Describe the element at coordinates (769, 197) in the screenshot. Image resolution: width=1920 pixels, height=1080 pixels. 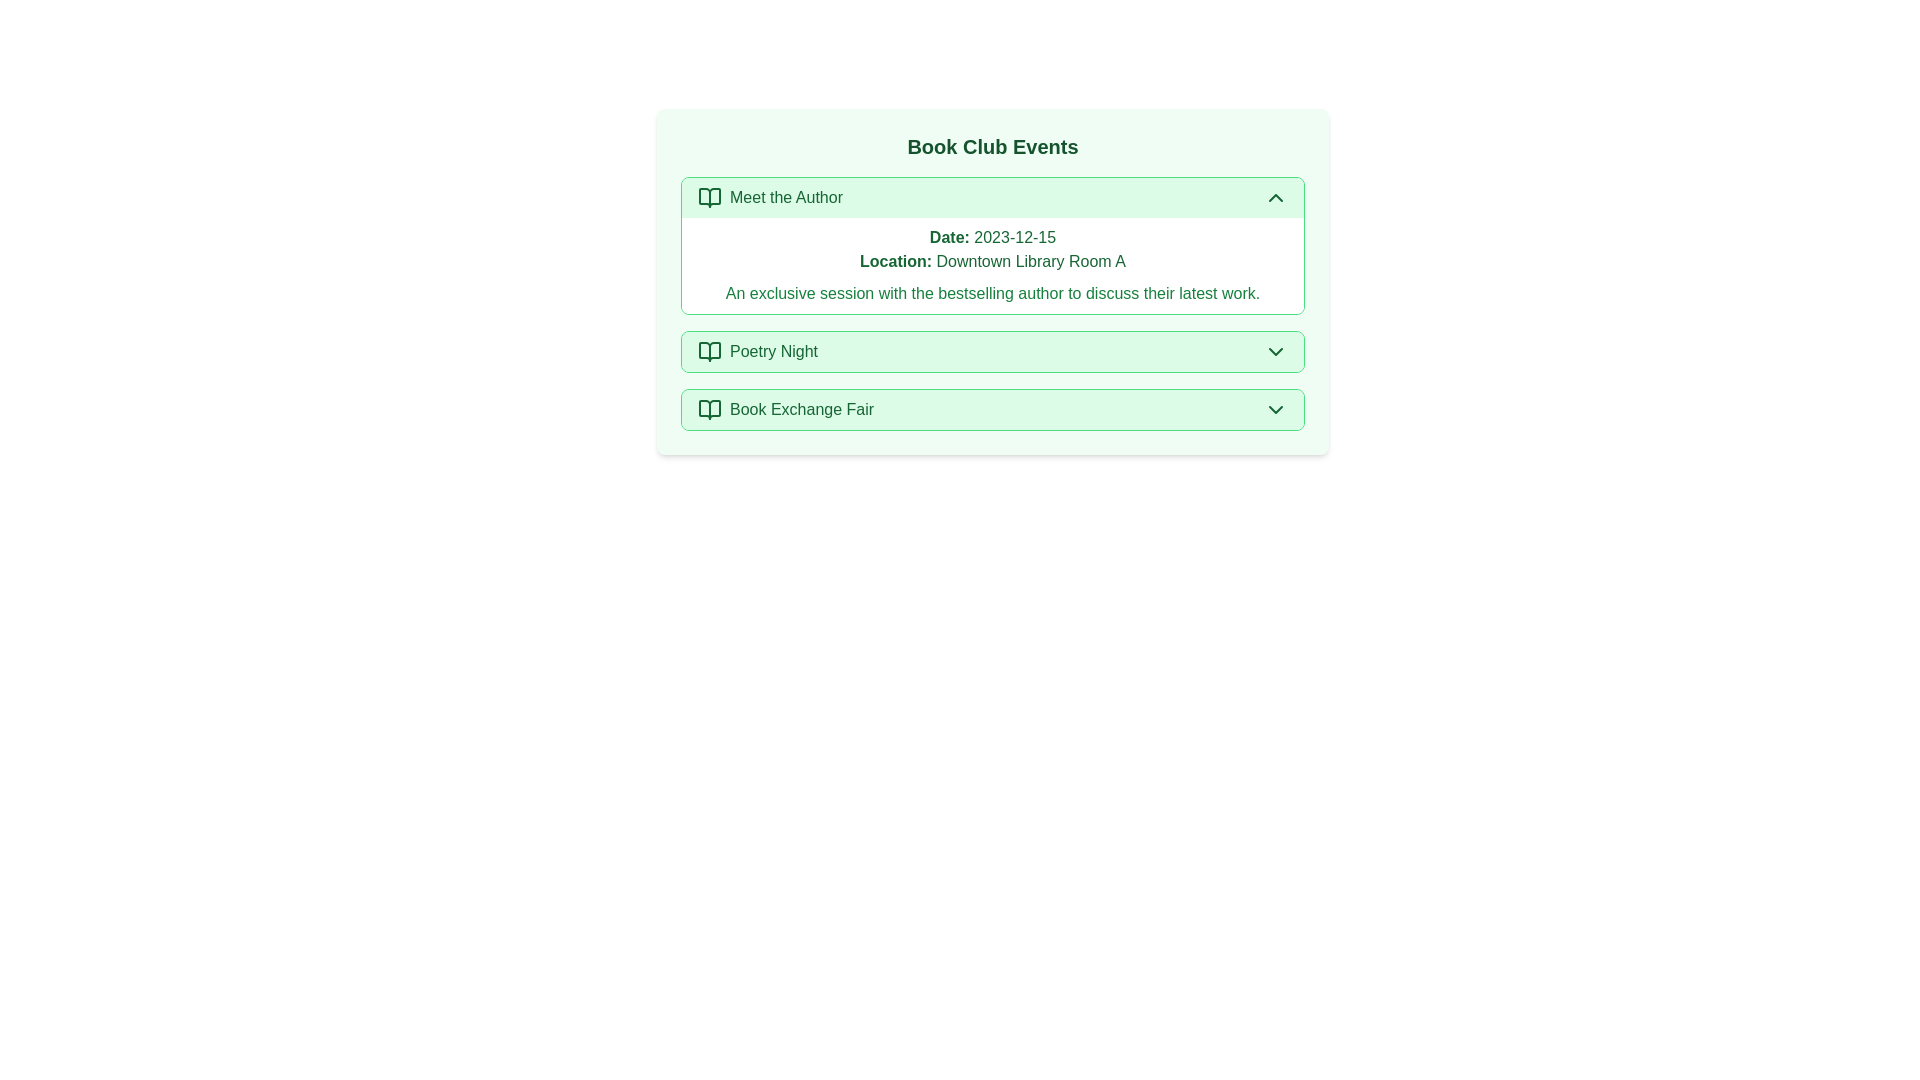
I see `the 'Meet the Author' List Header with Icon, which features an open book icon and green color scheme` at that location.